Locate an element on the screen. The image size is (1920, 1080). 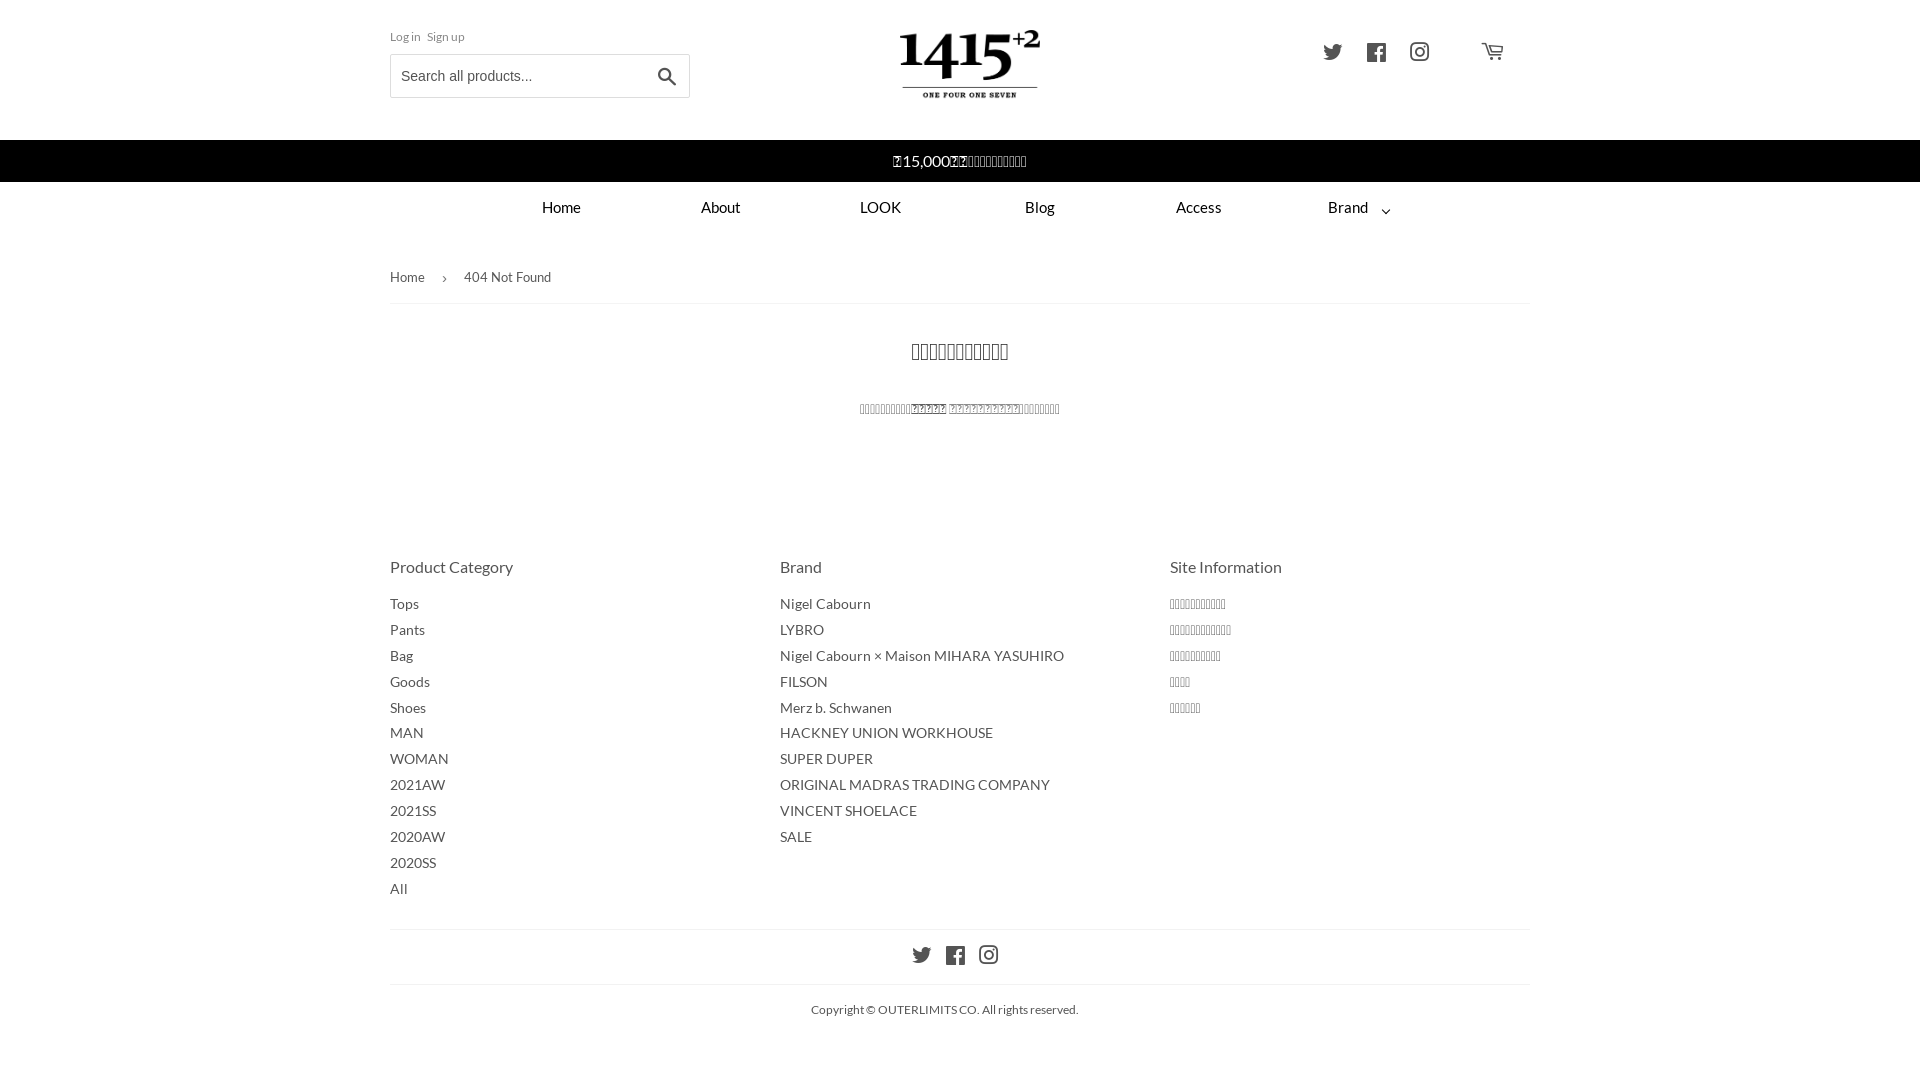
'2021SS' is located at coordinates (411, 810).